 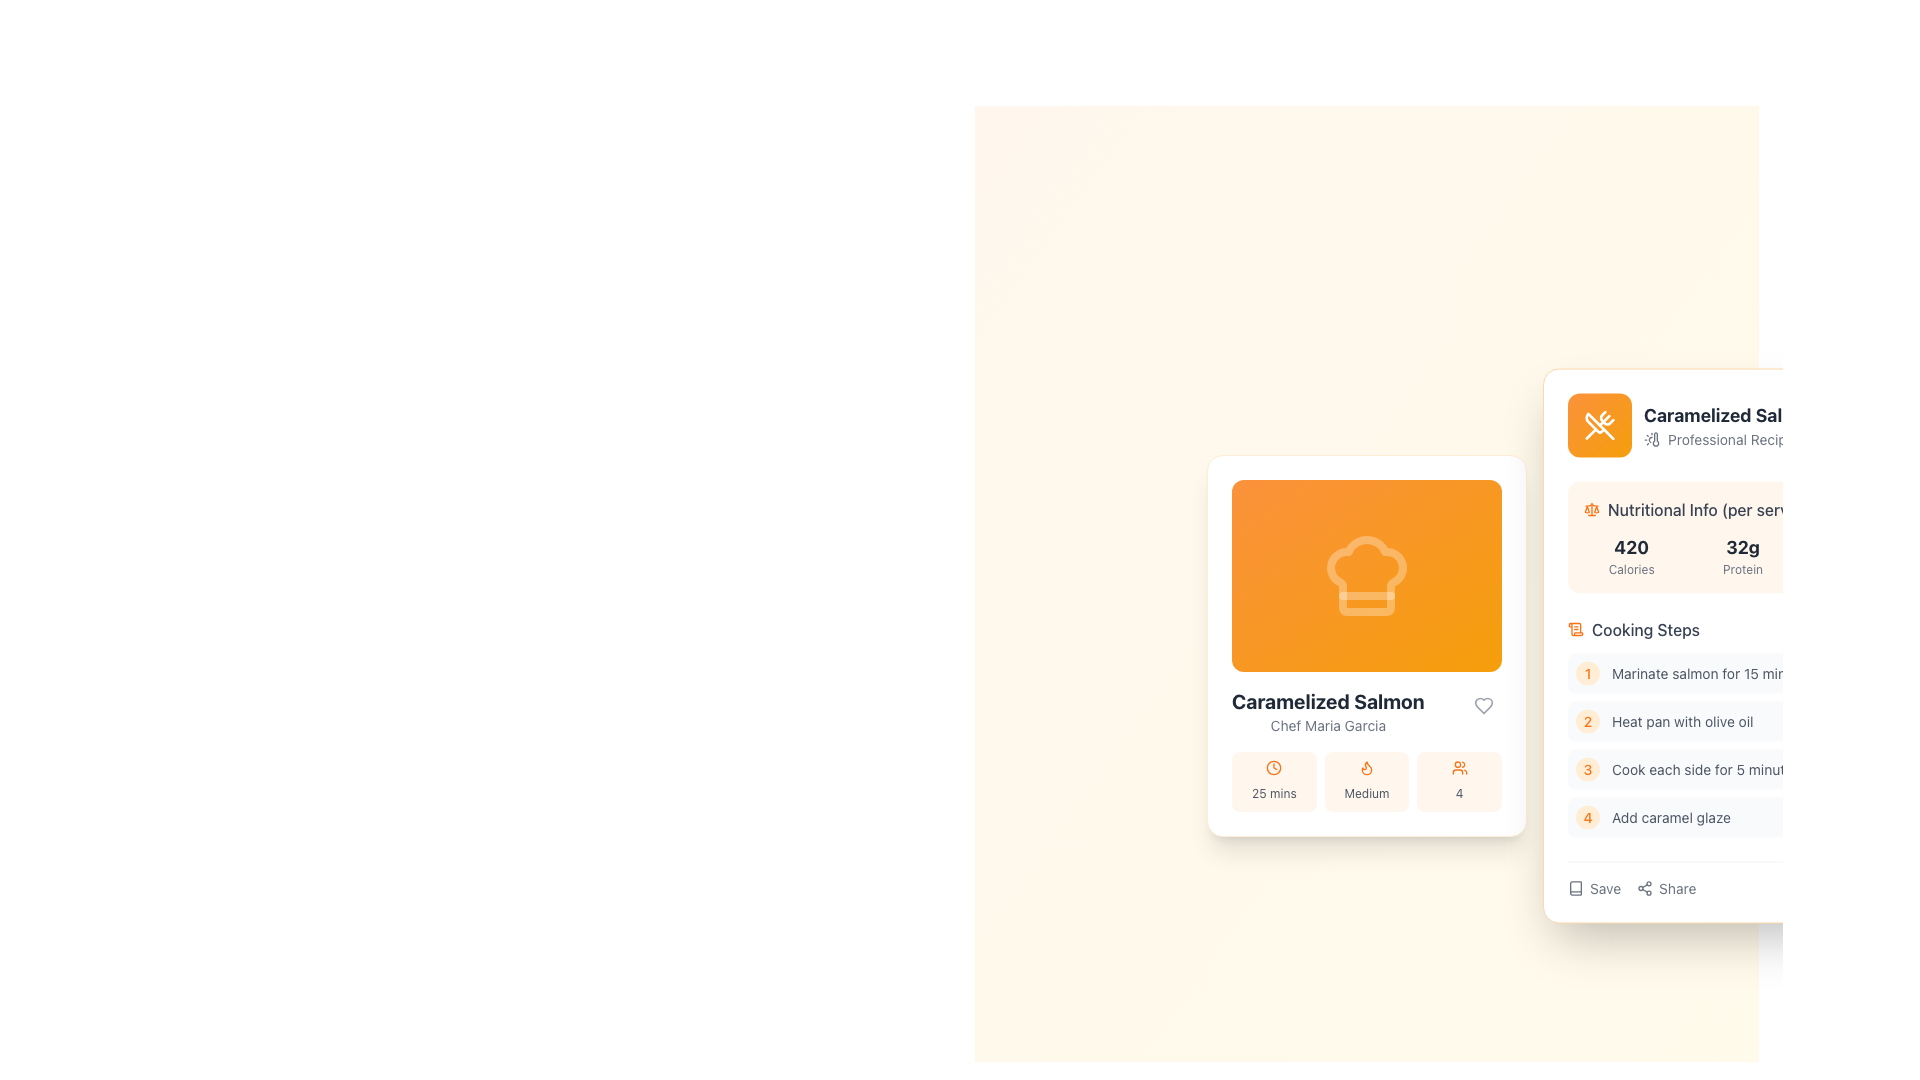 I want to click on the non-interactive label with a light orange background and a flame icon, displaying 'Medium', located in the middle of a horizontally aligned group of three elements, so click(x=1366, y=781).